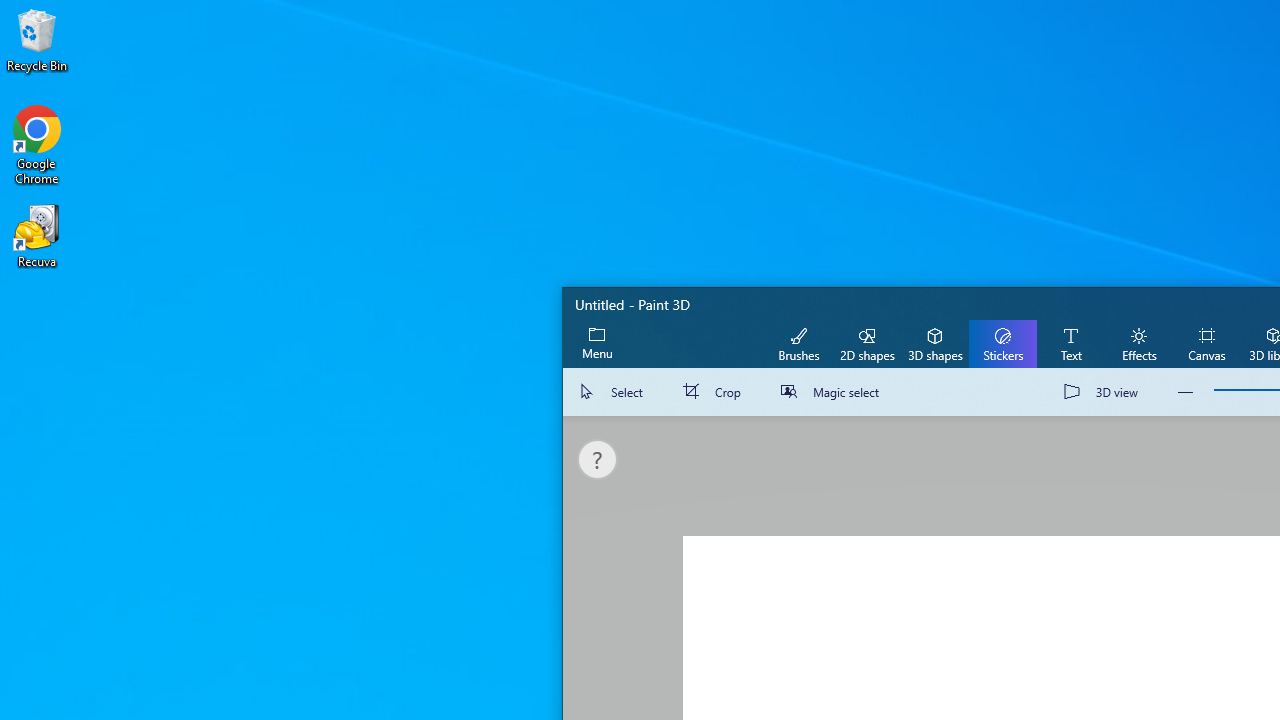 This screenshot has width=1280, height=720. What do you see at coordinates (1206, 342) in the screenshot?
I see `'Canvas'` at bounding box center [1206, 342].